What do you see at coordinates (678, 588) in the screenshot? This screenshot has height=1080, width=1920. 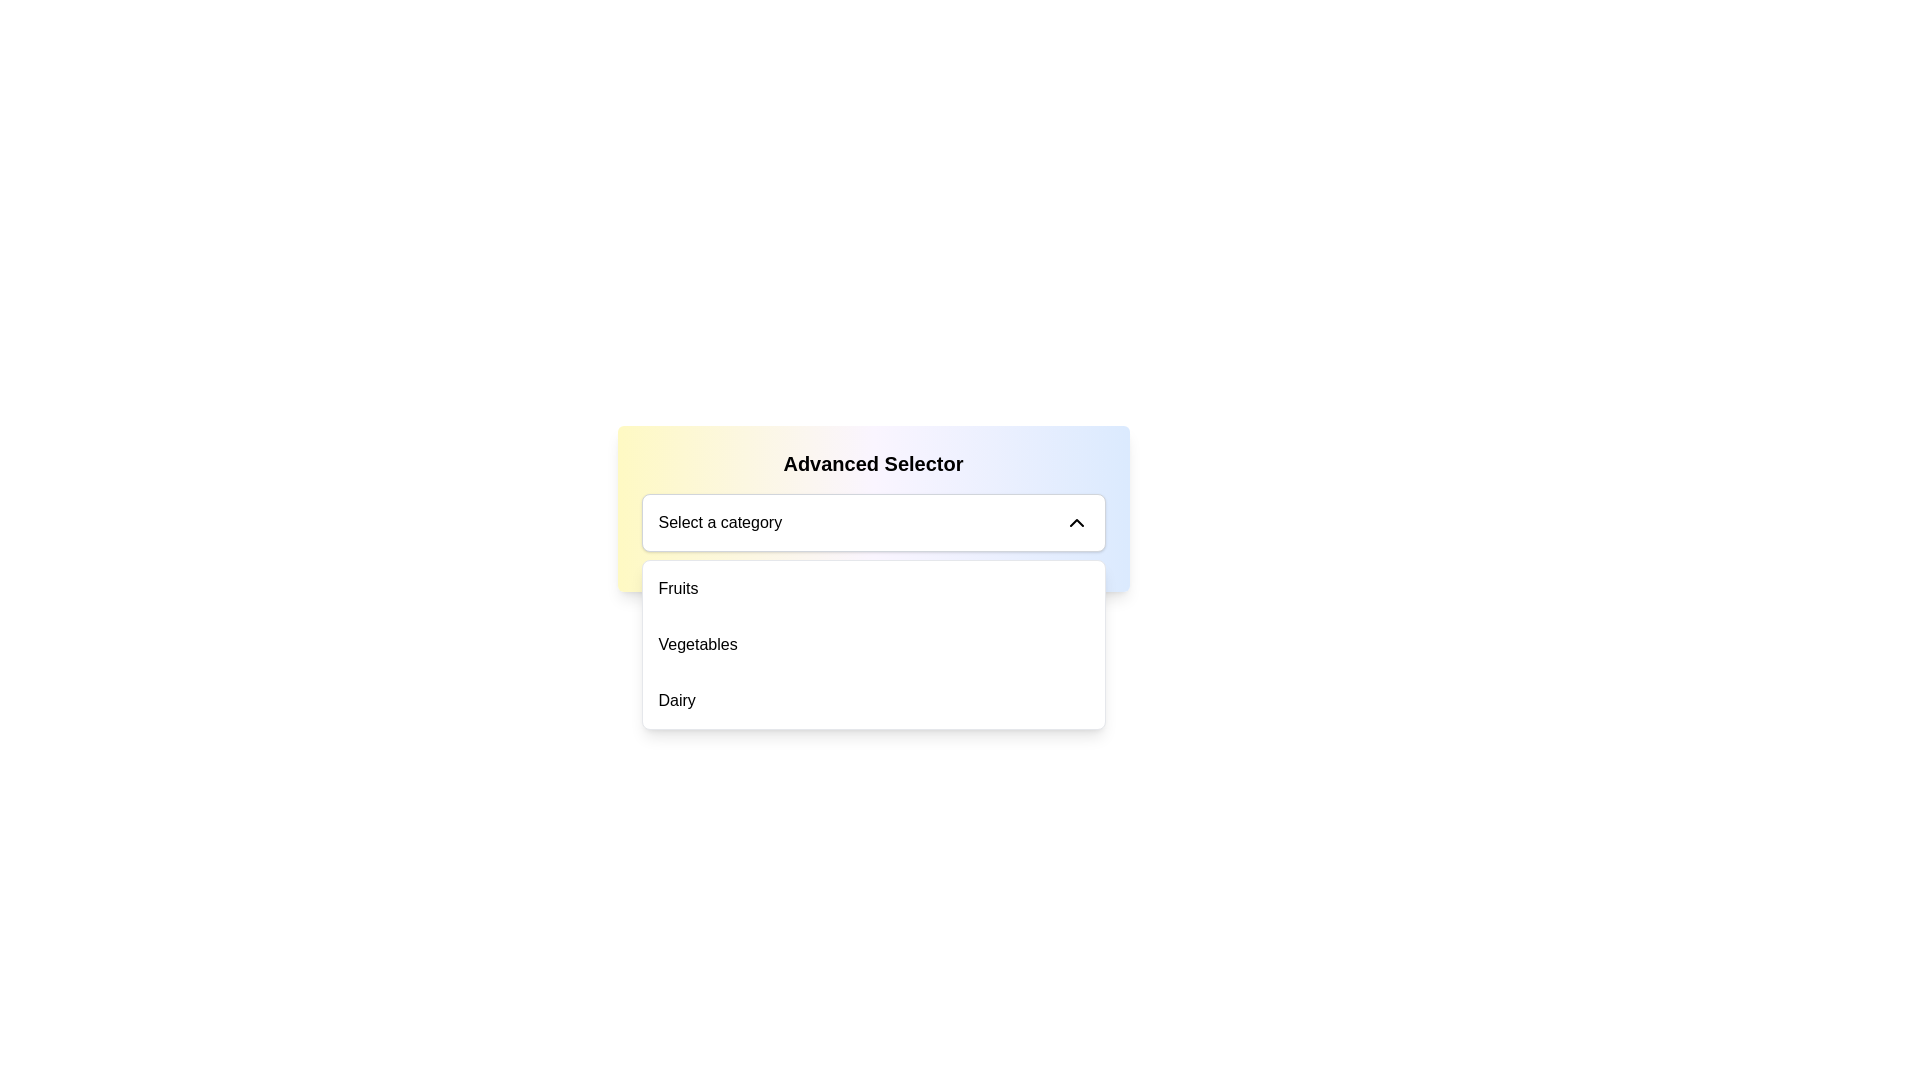 I see `the 'Fruits' option in the dropdown menu` at bounding box center [678, 588].